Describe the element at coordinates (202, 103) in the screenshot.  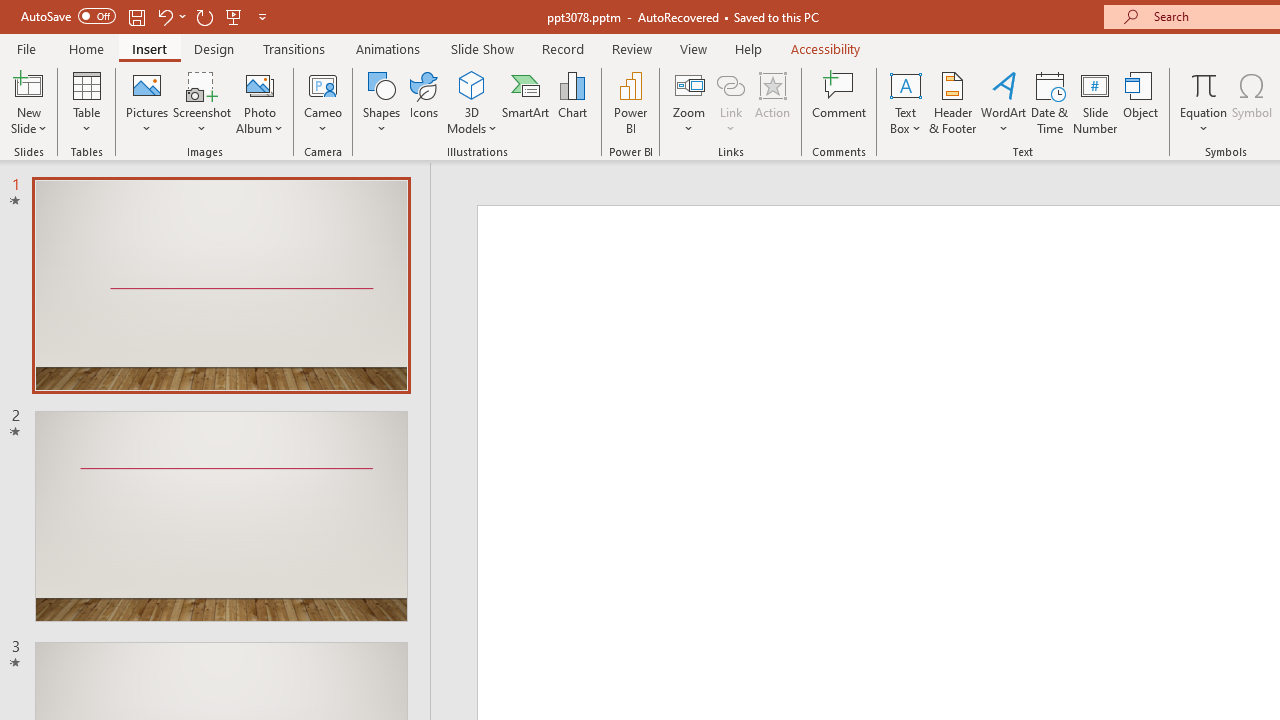
I see `'Screenshot'` at that location.